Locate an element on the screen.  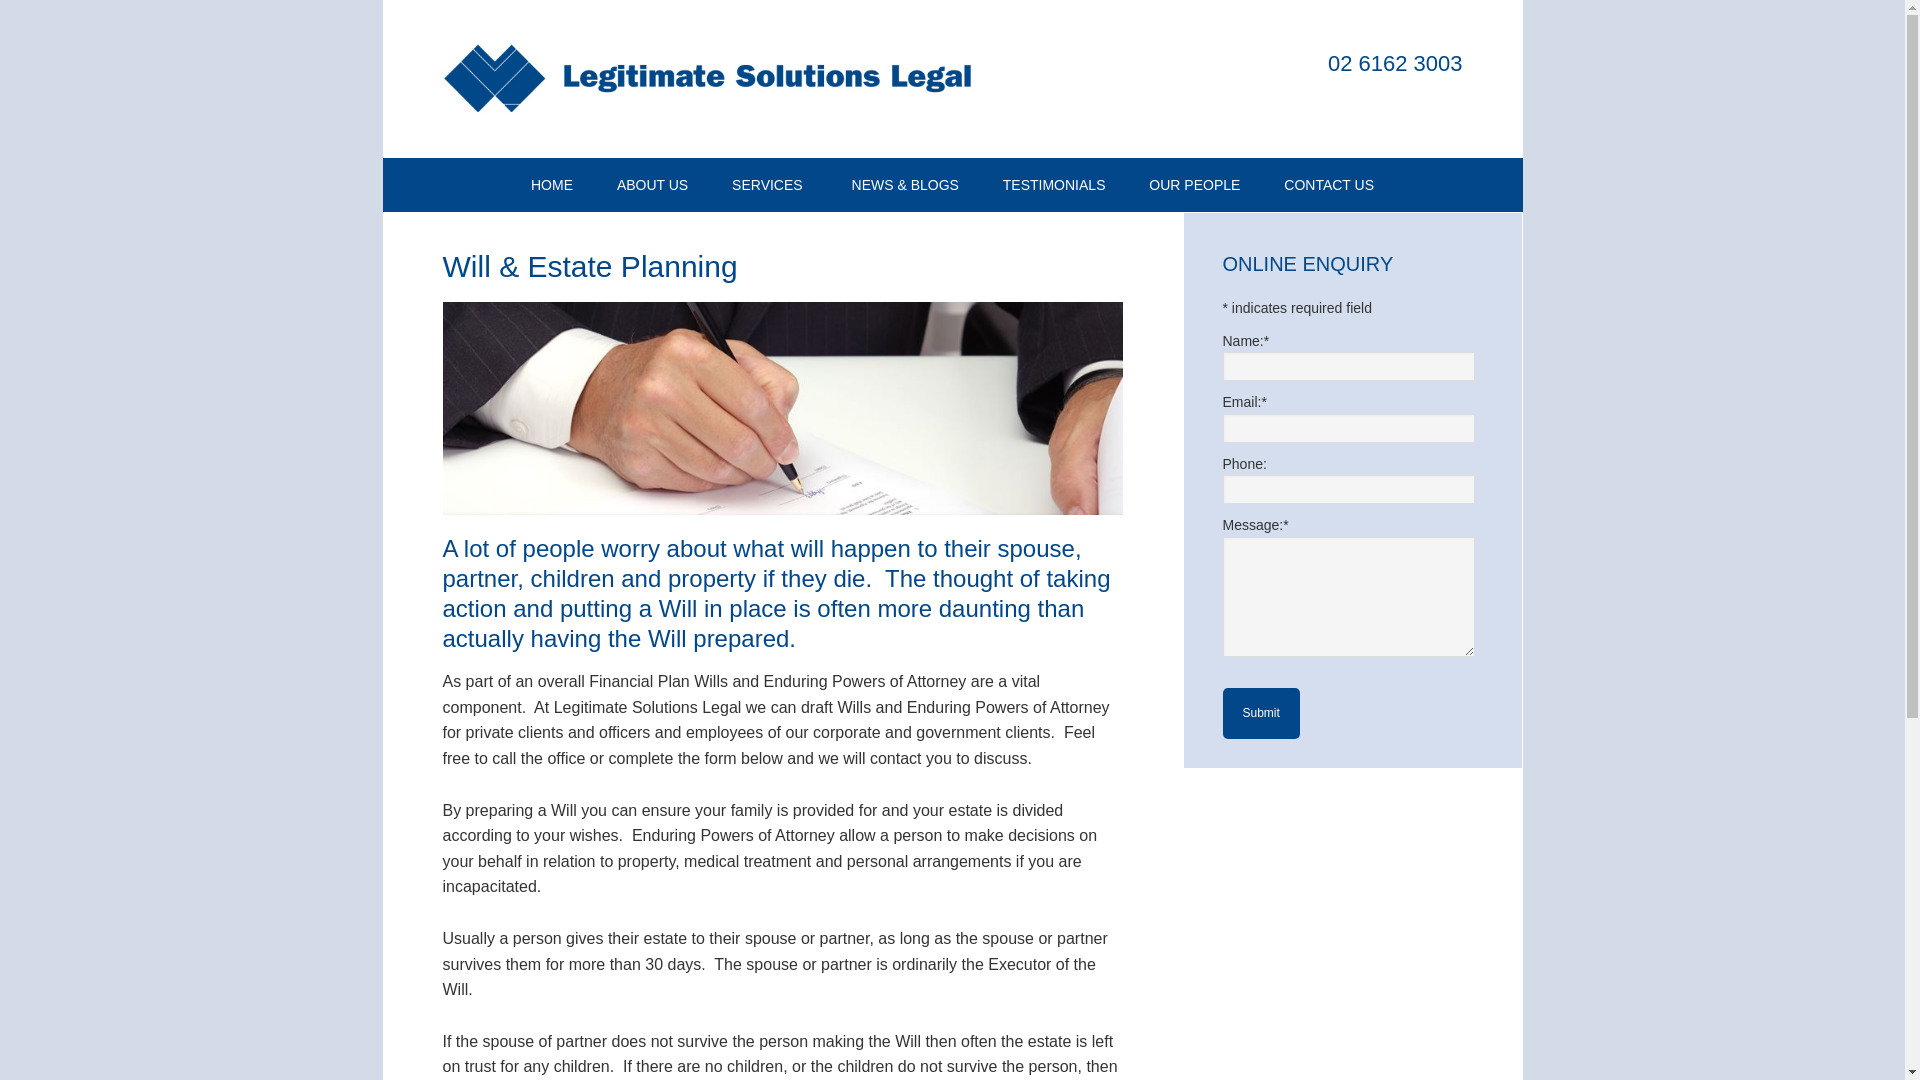
'SERVICES' is located at coordinates (768, 185).